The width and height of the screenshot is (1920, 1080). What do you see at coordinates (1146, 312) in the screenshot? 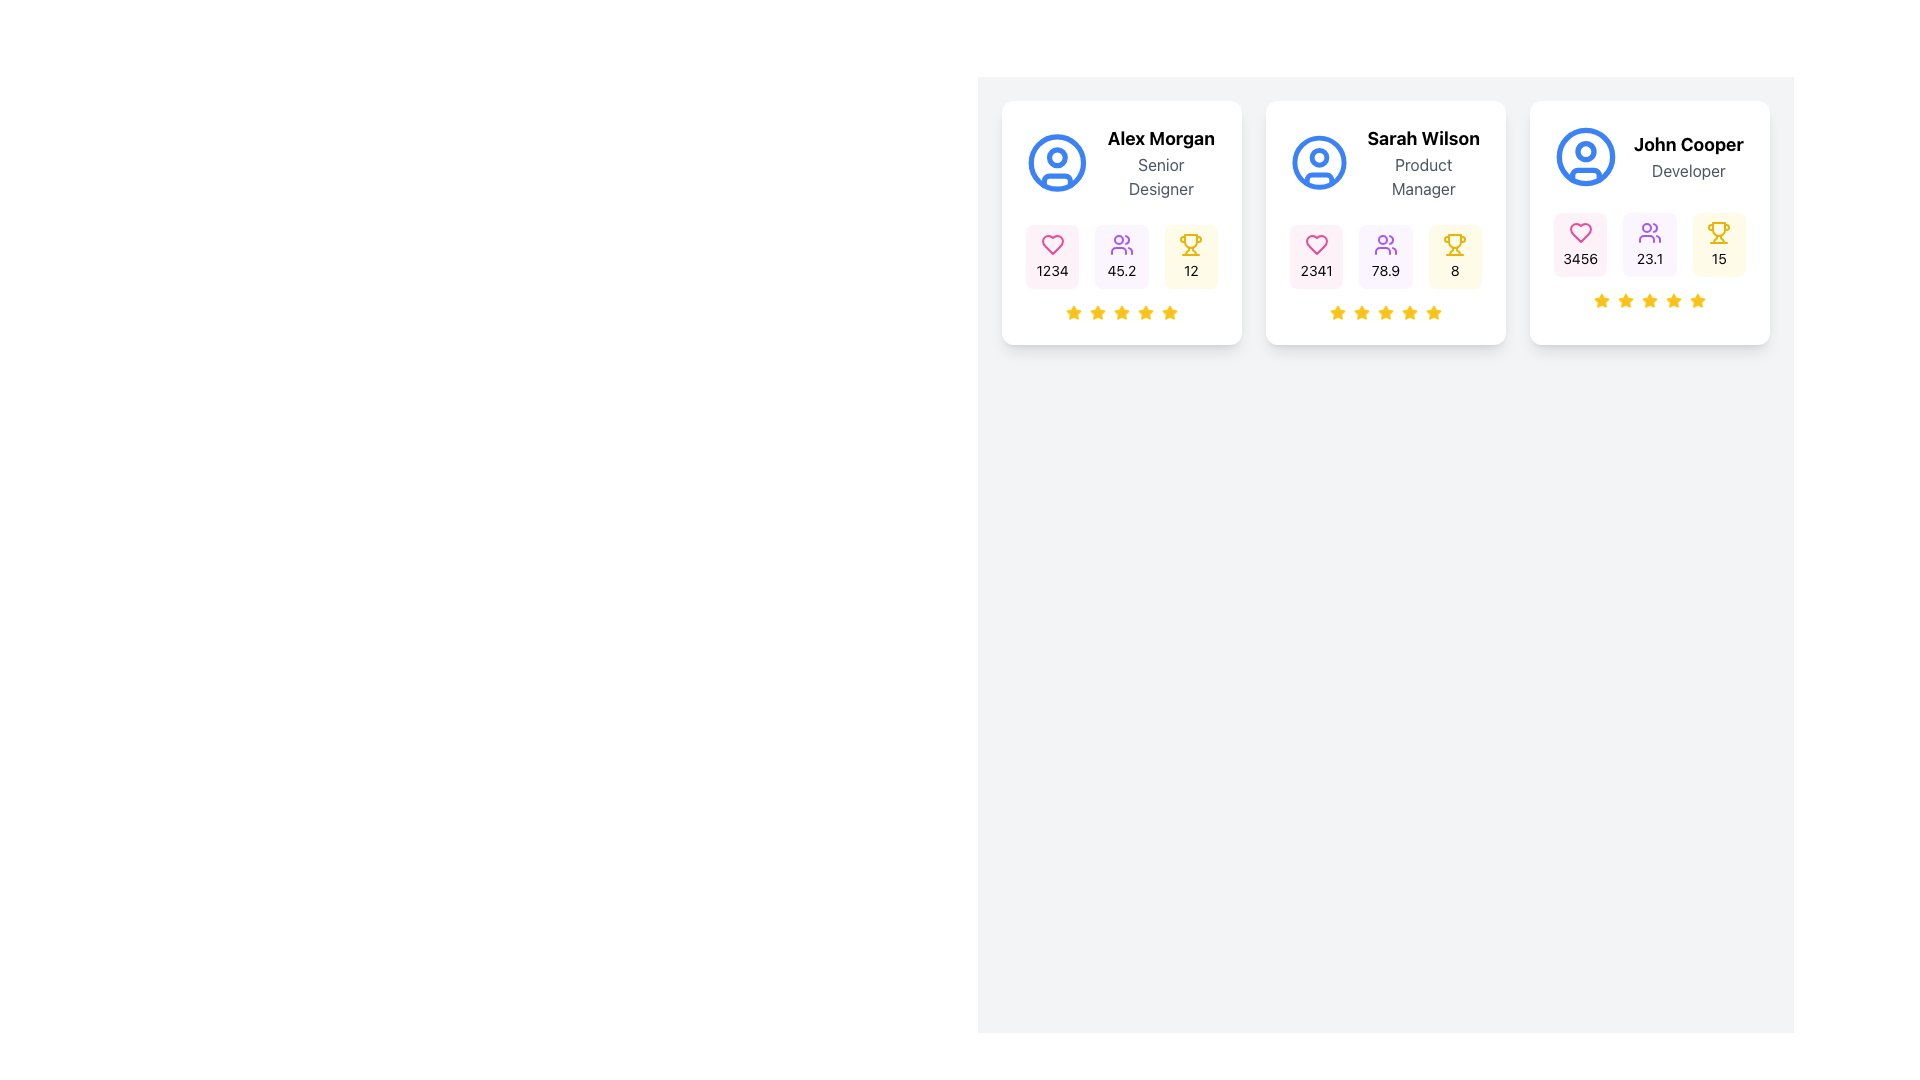
I see `the fifth star icon used for rating in the card for 'Alex Morgan'` at bounding box center [1146, 312].